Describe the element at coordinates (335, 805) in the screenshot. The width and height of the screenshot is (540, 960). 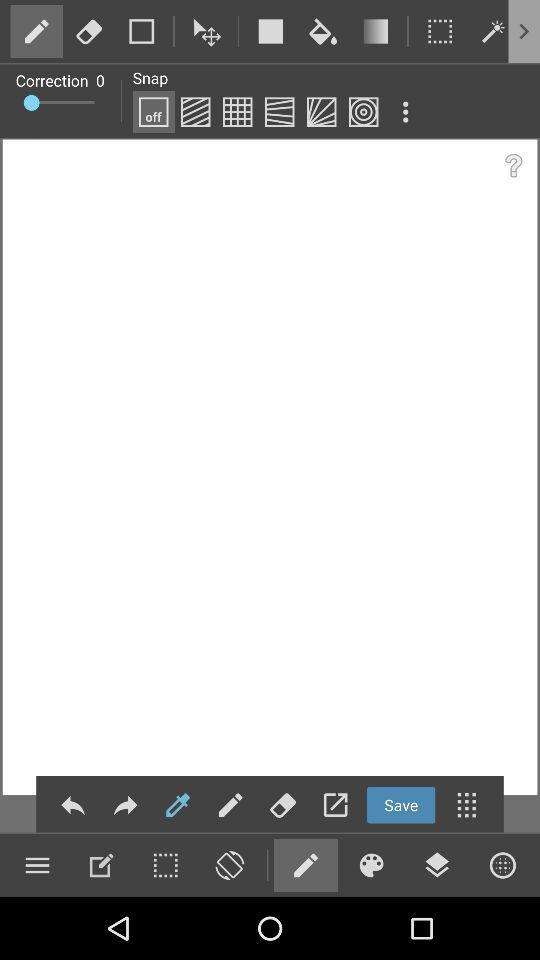
I see `the launch icon` at that location.